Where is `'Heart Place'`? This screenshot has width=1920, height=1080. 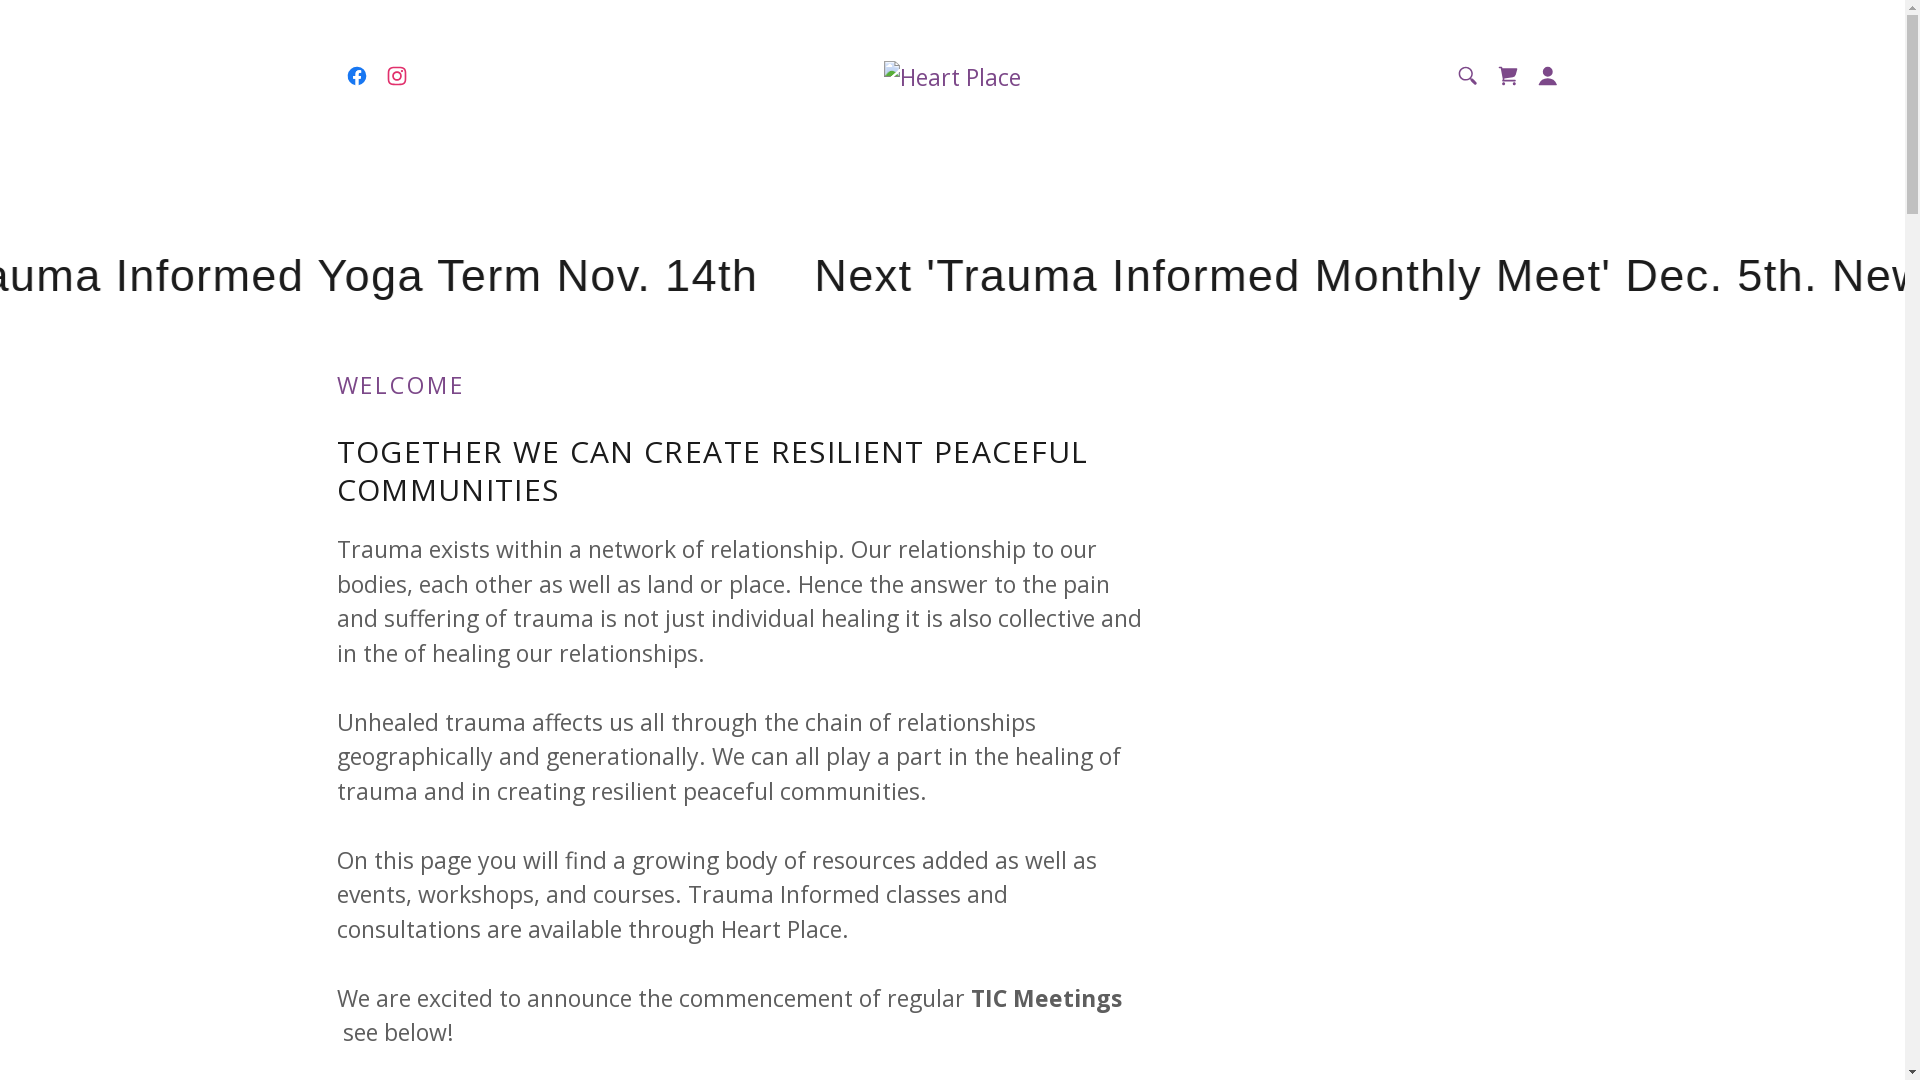
'Heart Place' is located at coordinates (882, 73).